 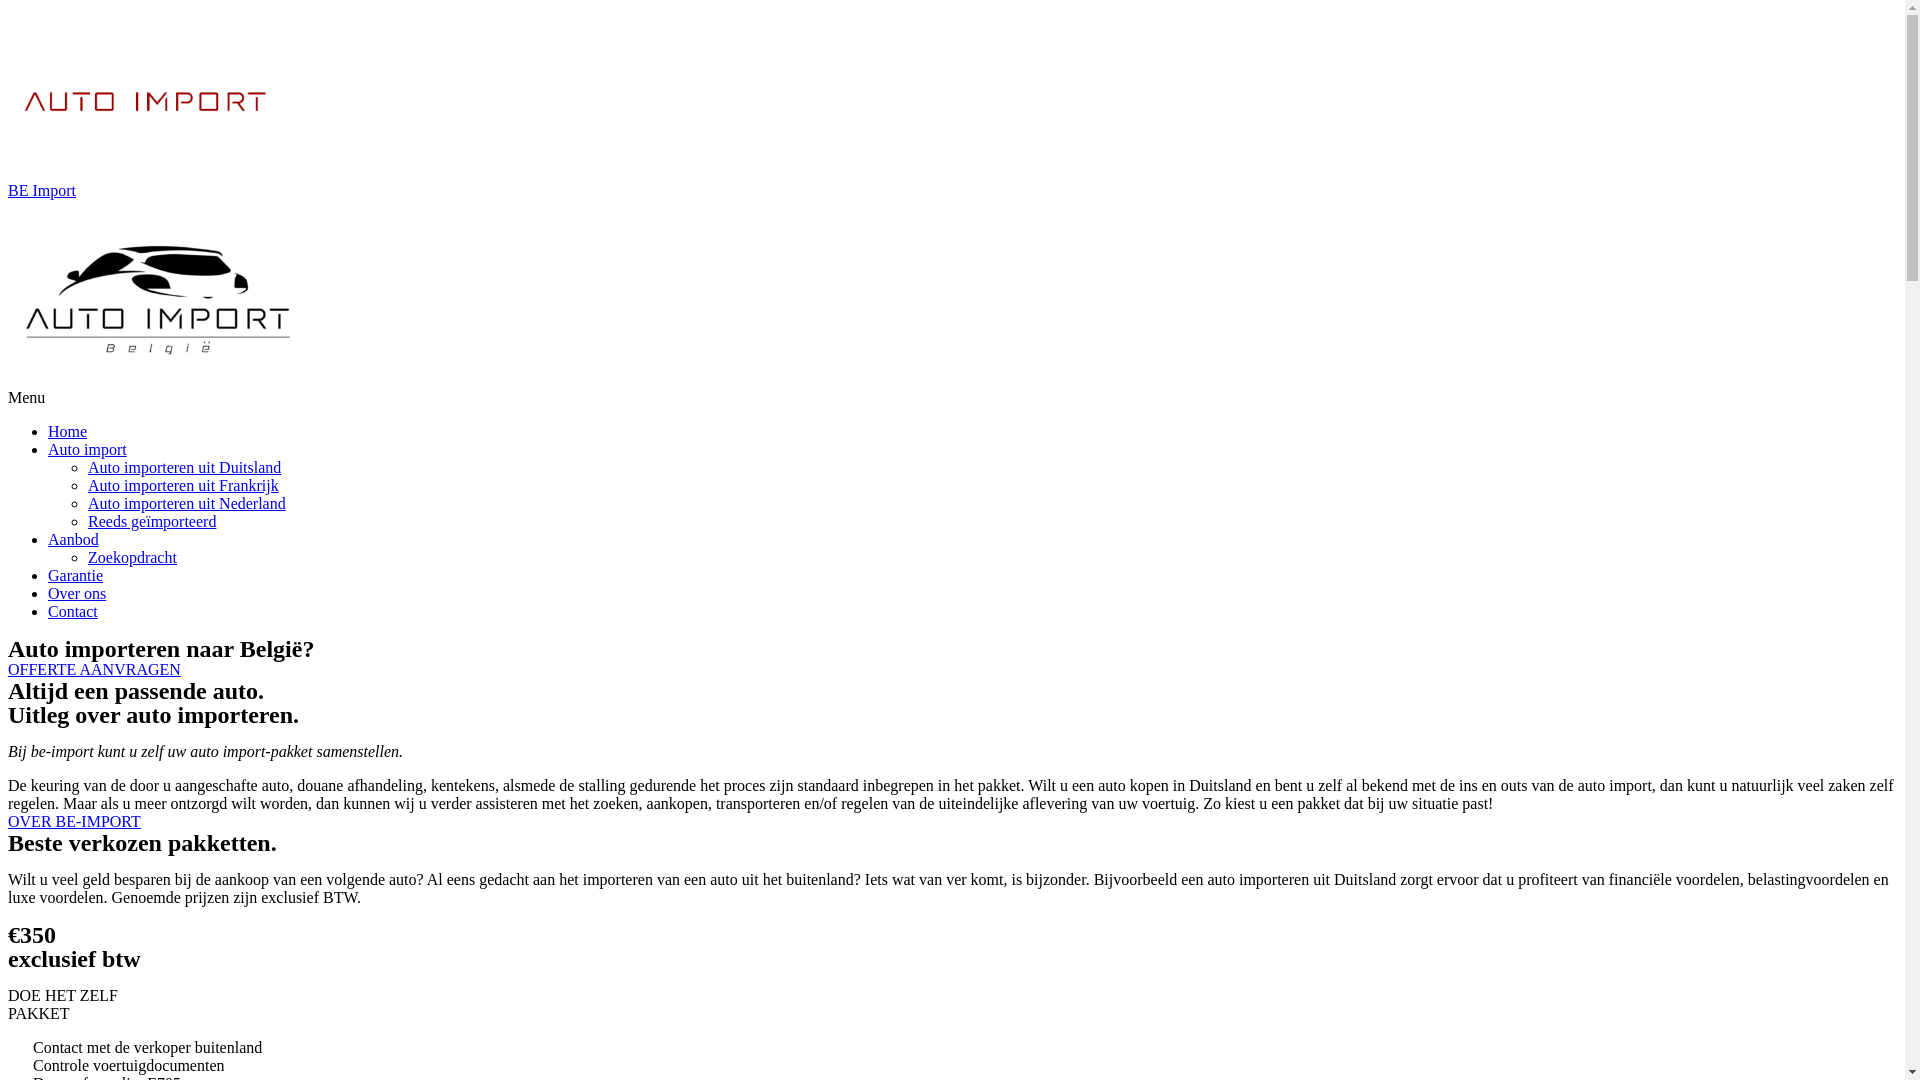 I want to click on 'Home', so click(x=48, y=430).